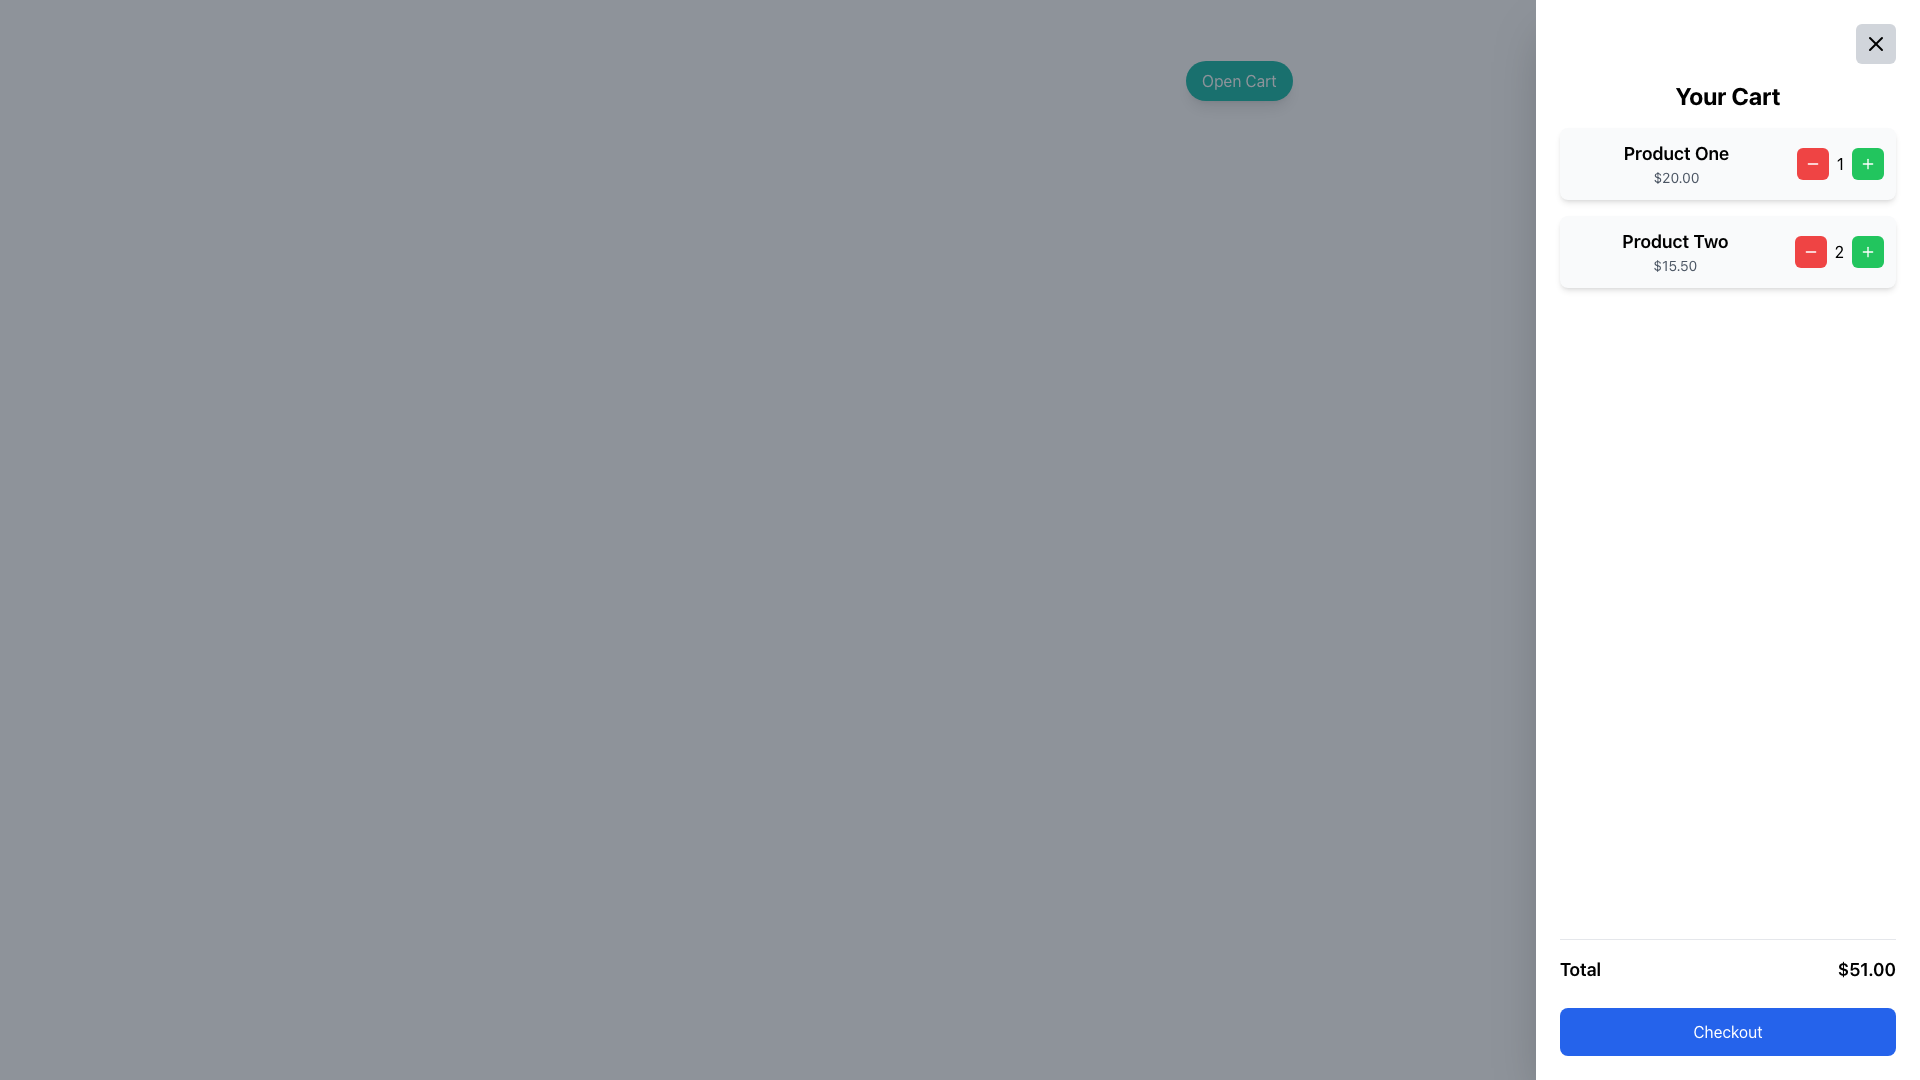 The image size is (1920, 1080). What do you see at coordinates (1675, 250) in the screenshot?
I see `displayed text from the 'Product Two' text label, which shows the product name in bold above its price` at bounding box center [1675, 250].